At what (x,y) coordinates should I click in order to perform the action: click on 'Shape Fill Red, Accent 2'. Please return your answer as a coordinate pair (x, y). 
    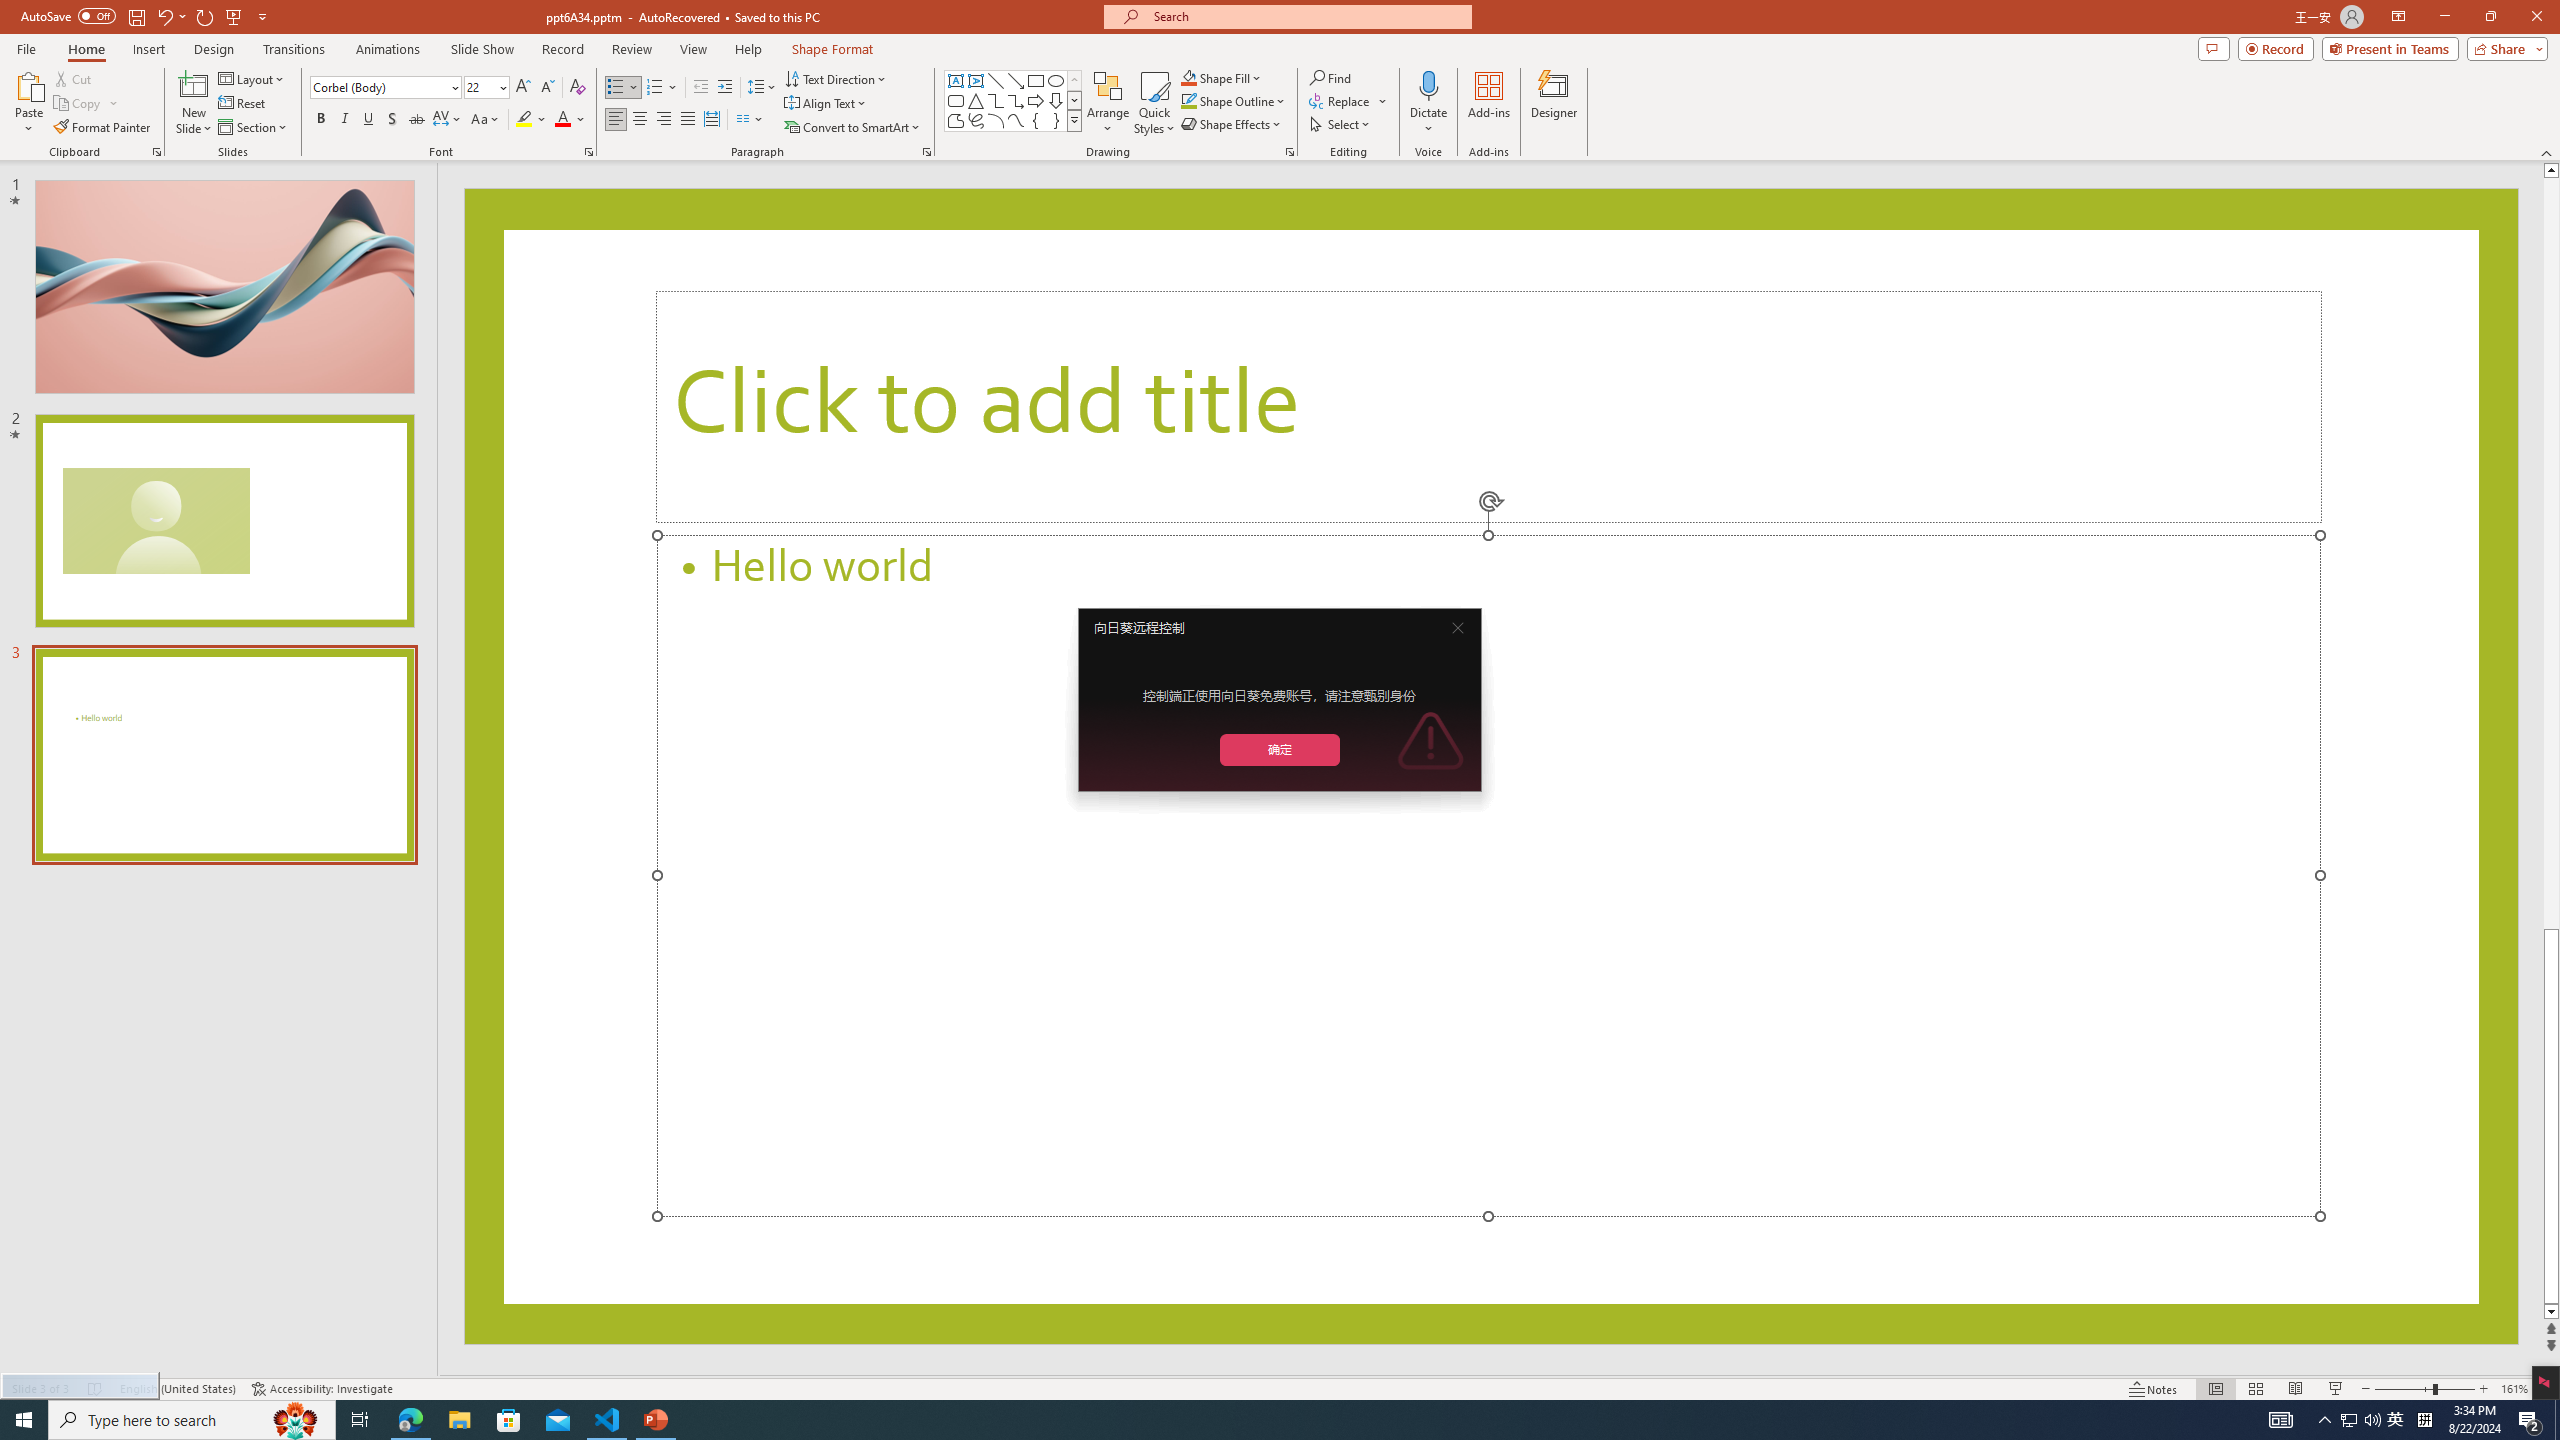
    Looking at the image, I should click on (1189, 77).